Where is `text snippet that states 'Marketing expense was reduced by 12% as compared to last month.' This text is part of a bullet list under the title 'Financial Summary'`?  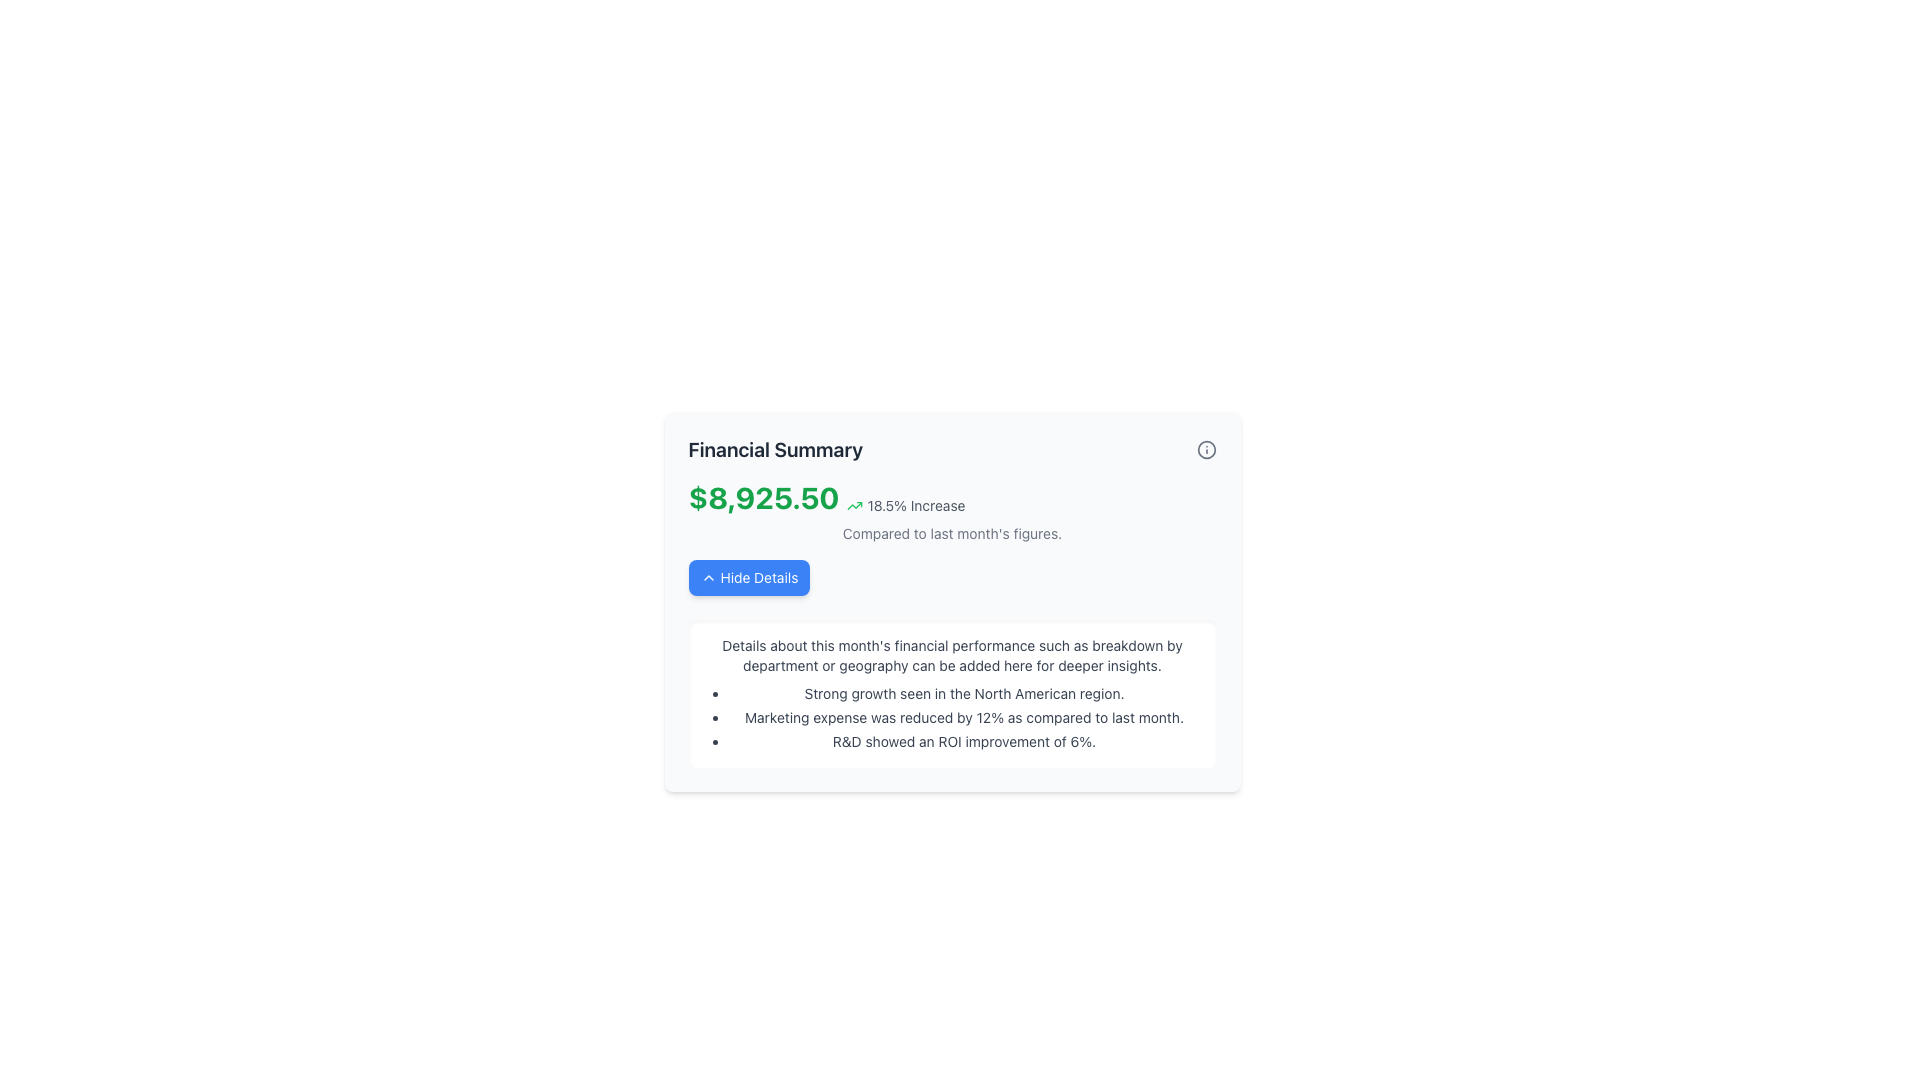
text snippet that states 'Marketing expense was reduced by 12% as compared to last month.' This text is part of a bullet list under the title 'Financial Summary' is located at coordinates (964, 716).